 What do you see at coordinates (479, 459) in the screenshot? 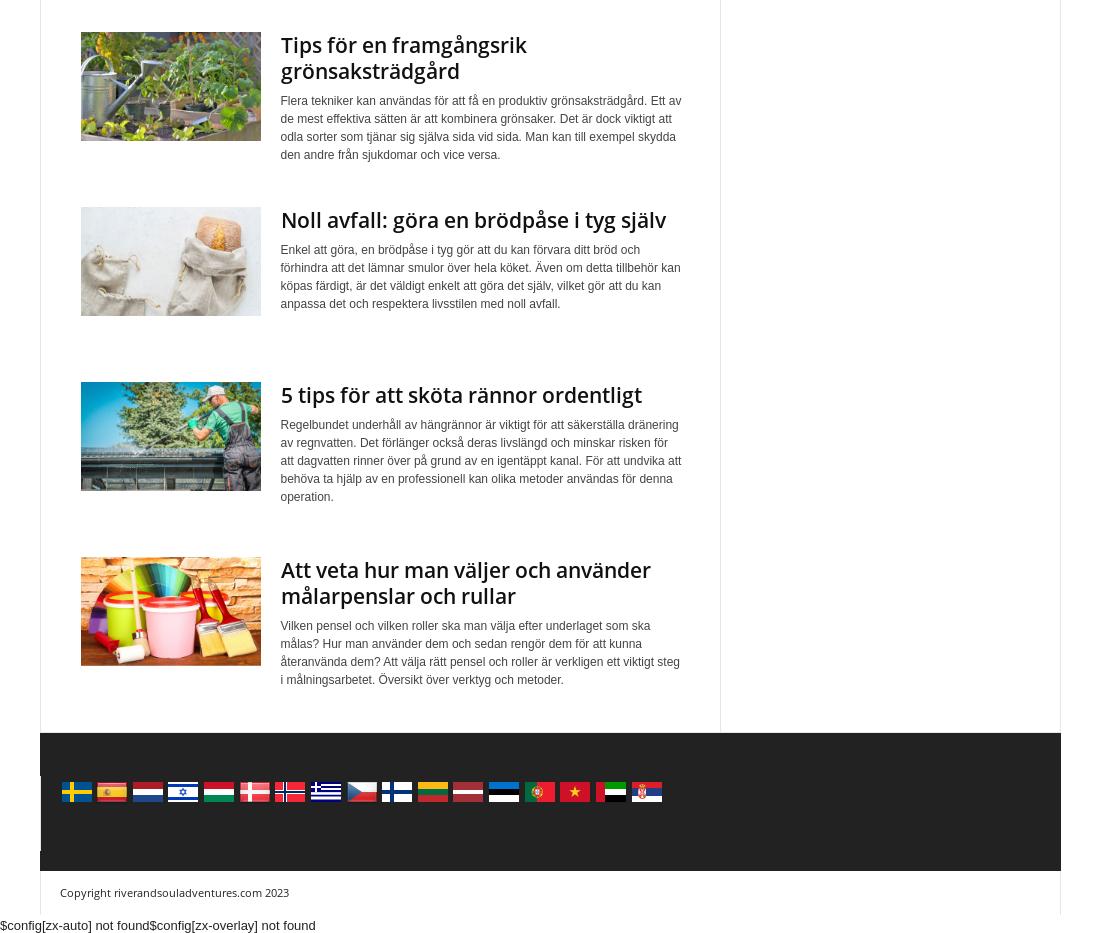
I see `'Regelbundet underhåll av hängrännor är viktigt för att säkerställa dränering av regnvatten. Det förlänger också deras livslängd och minskar risken för att dagvatten rinner över på grund av en igentäppt kanal. För att undvika att behöva ta hjälp av en professionell kan olika metoder användas för denna operation.'` at bounding box center [479, 459].